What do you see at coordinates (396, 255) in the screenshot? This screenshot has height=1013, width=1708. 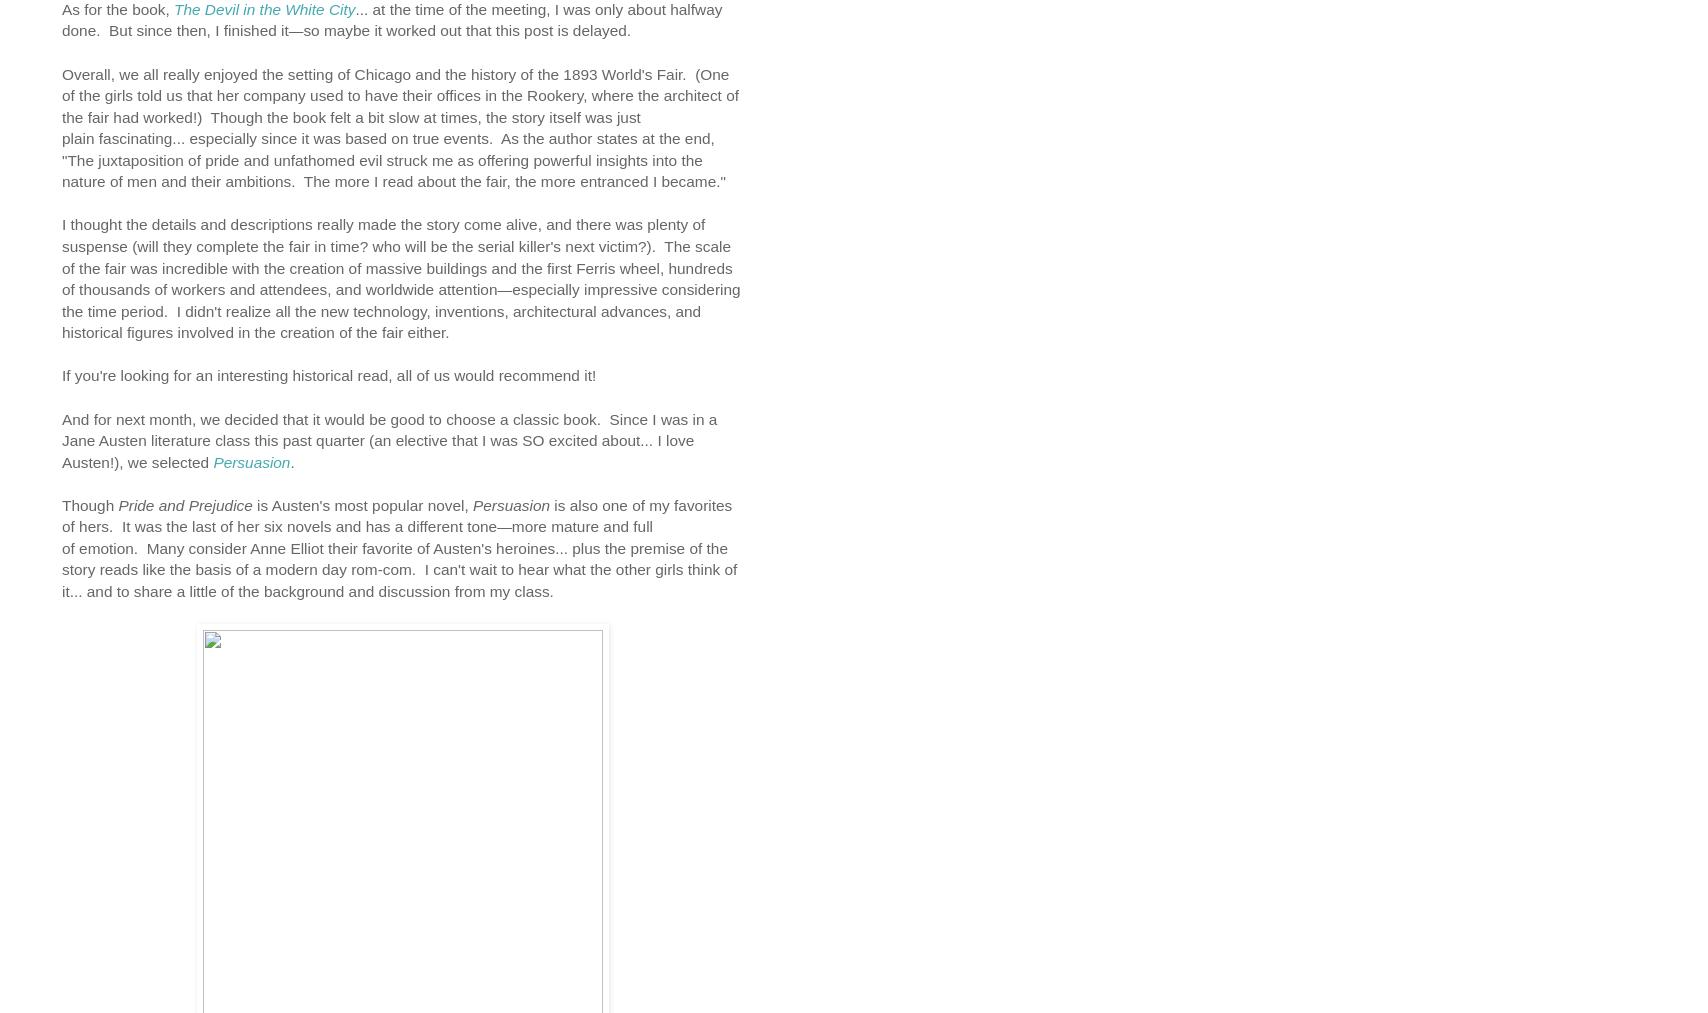 I see `'I thought the details and descriptions really made the story come alive, and there was plenty of suspense (will they complete the fair in time? who will be the serial killer's next victim?).  The scale of the fair was incredible with the creation of massive buildings and the first Ferris wheel, hundreds of thousands of workers and attendees, and worldwide attention'` at bounding box center [396, 255].